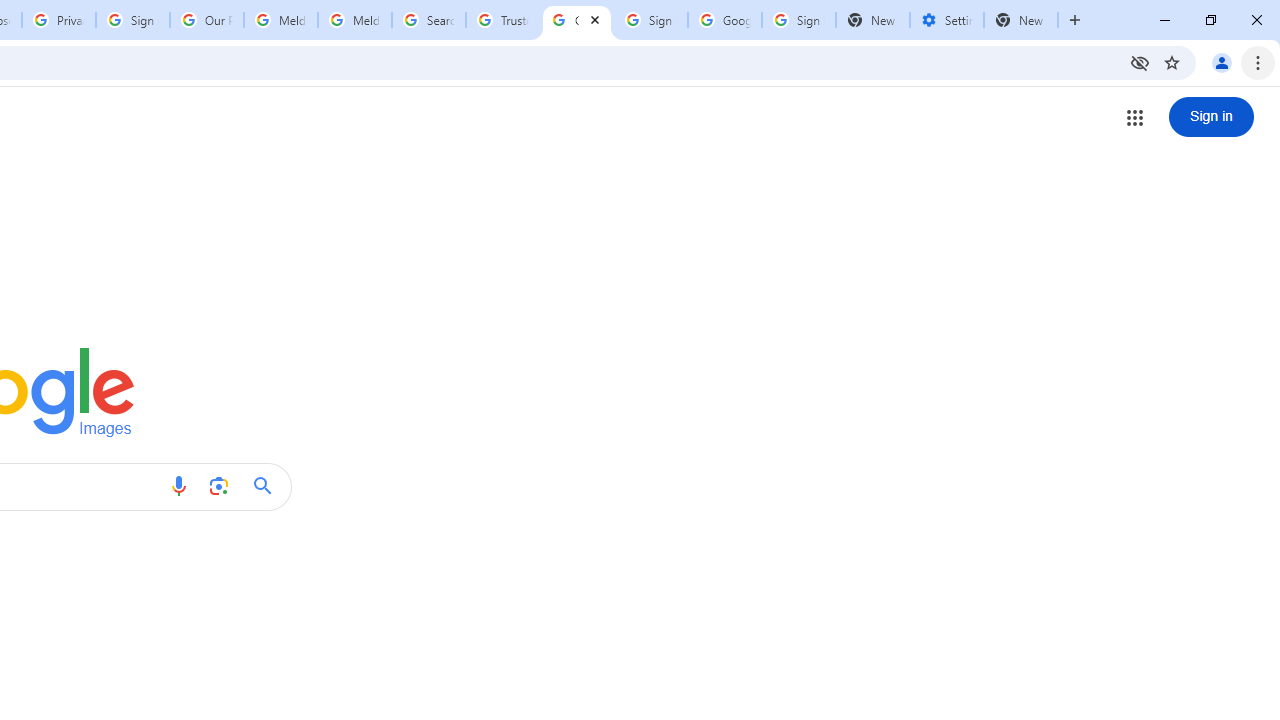 The image size is (1280, 720). I want to click on 'Close', so click(594, 19).